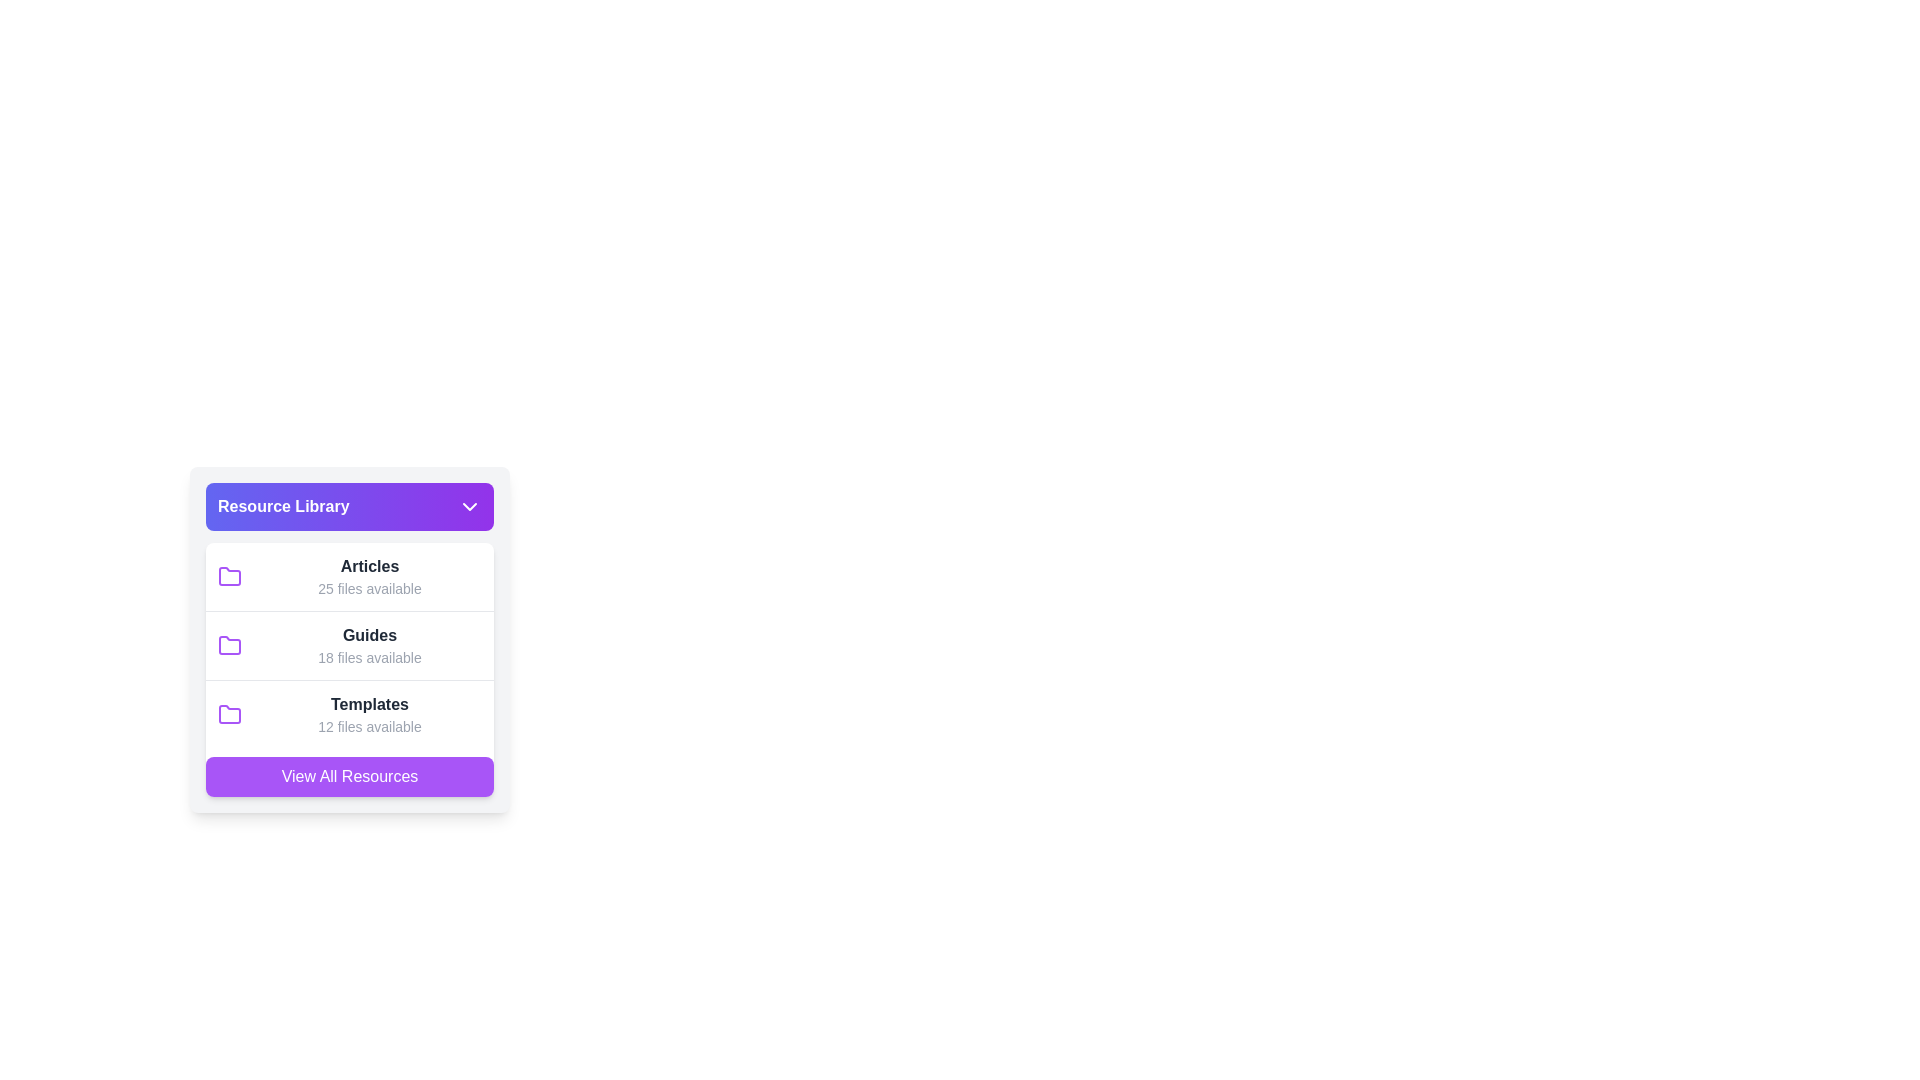 This screenshot has height=1080, width=1920. I want to click on the 'Articles' folder in the Resource Library, so click(350, 577).